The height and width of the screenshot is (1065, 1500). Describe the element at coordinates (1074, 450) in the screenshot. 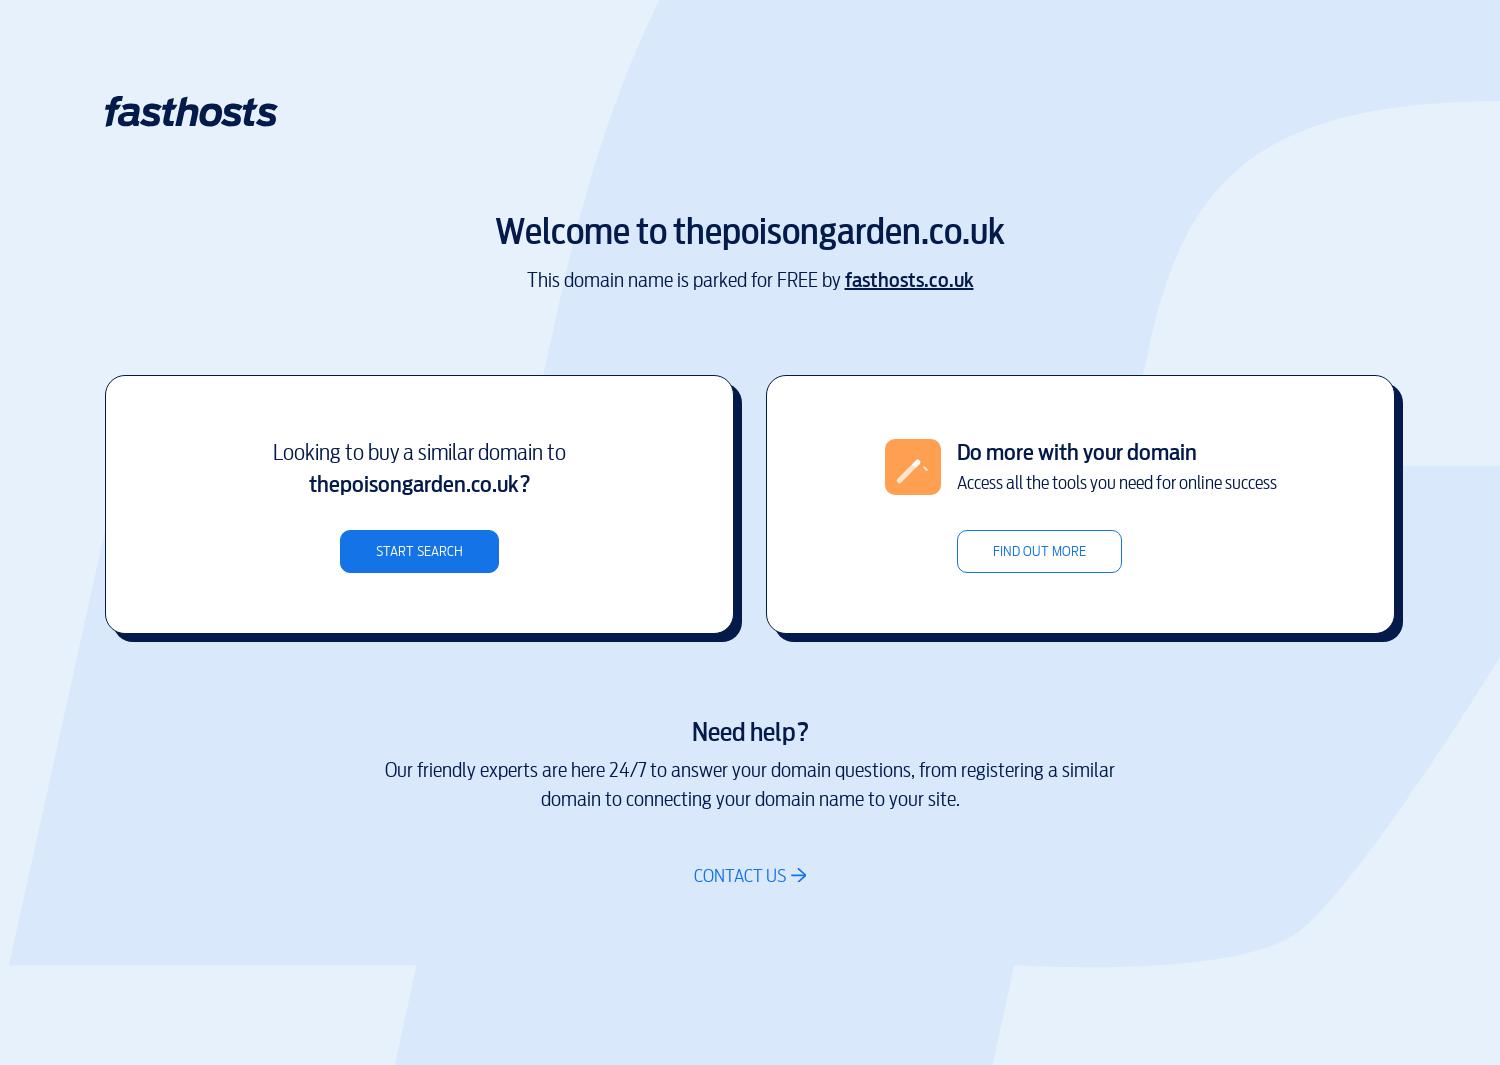

I see `'Do more with your domain'` at that location.